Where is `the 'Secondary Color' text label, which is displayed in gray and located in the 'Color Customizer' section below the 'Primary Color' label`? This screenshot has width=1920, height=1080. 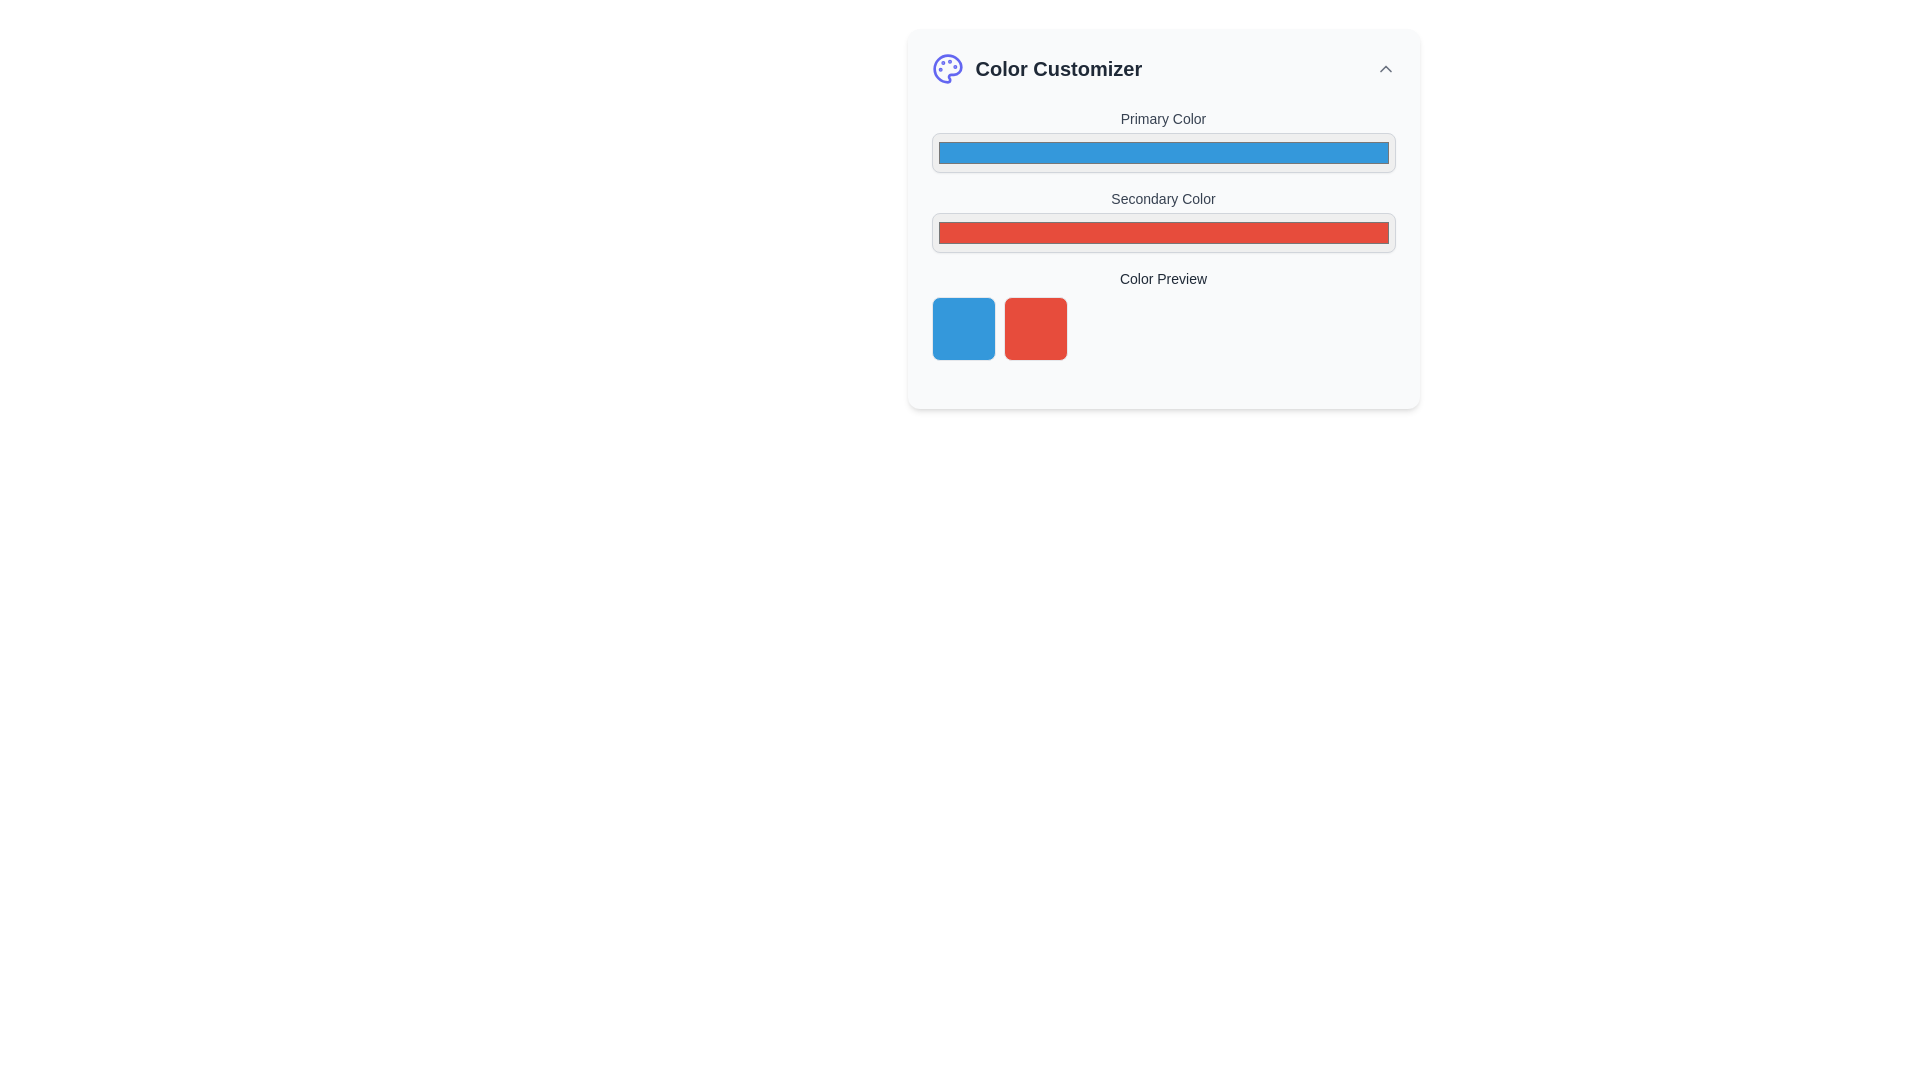
the 'Secondary Color' text label, which is displayed in gray and located in the 'Color Customizer' section below the 'Primary Color' label is located at coordinates (1163, 199).